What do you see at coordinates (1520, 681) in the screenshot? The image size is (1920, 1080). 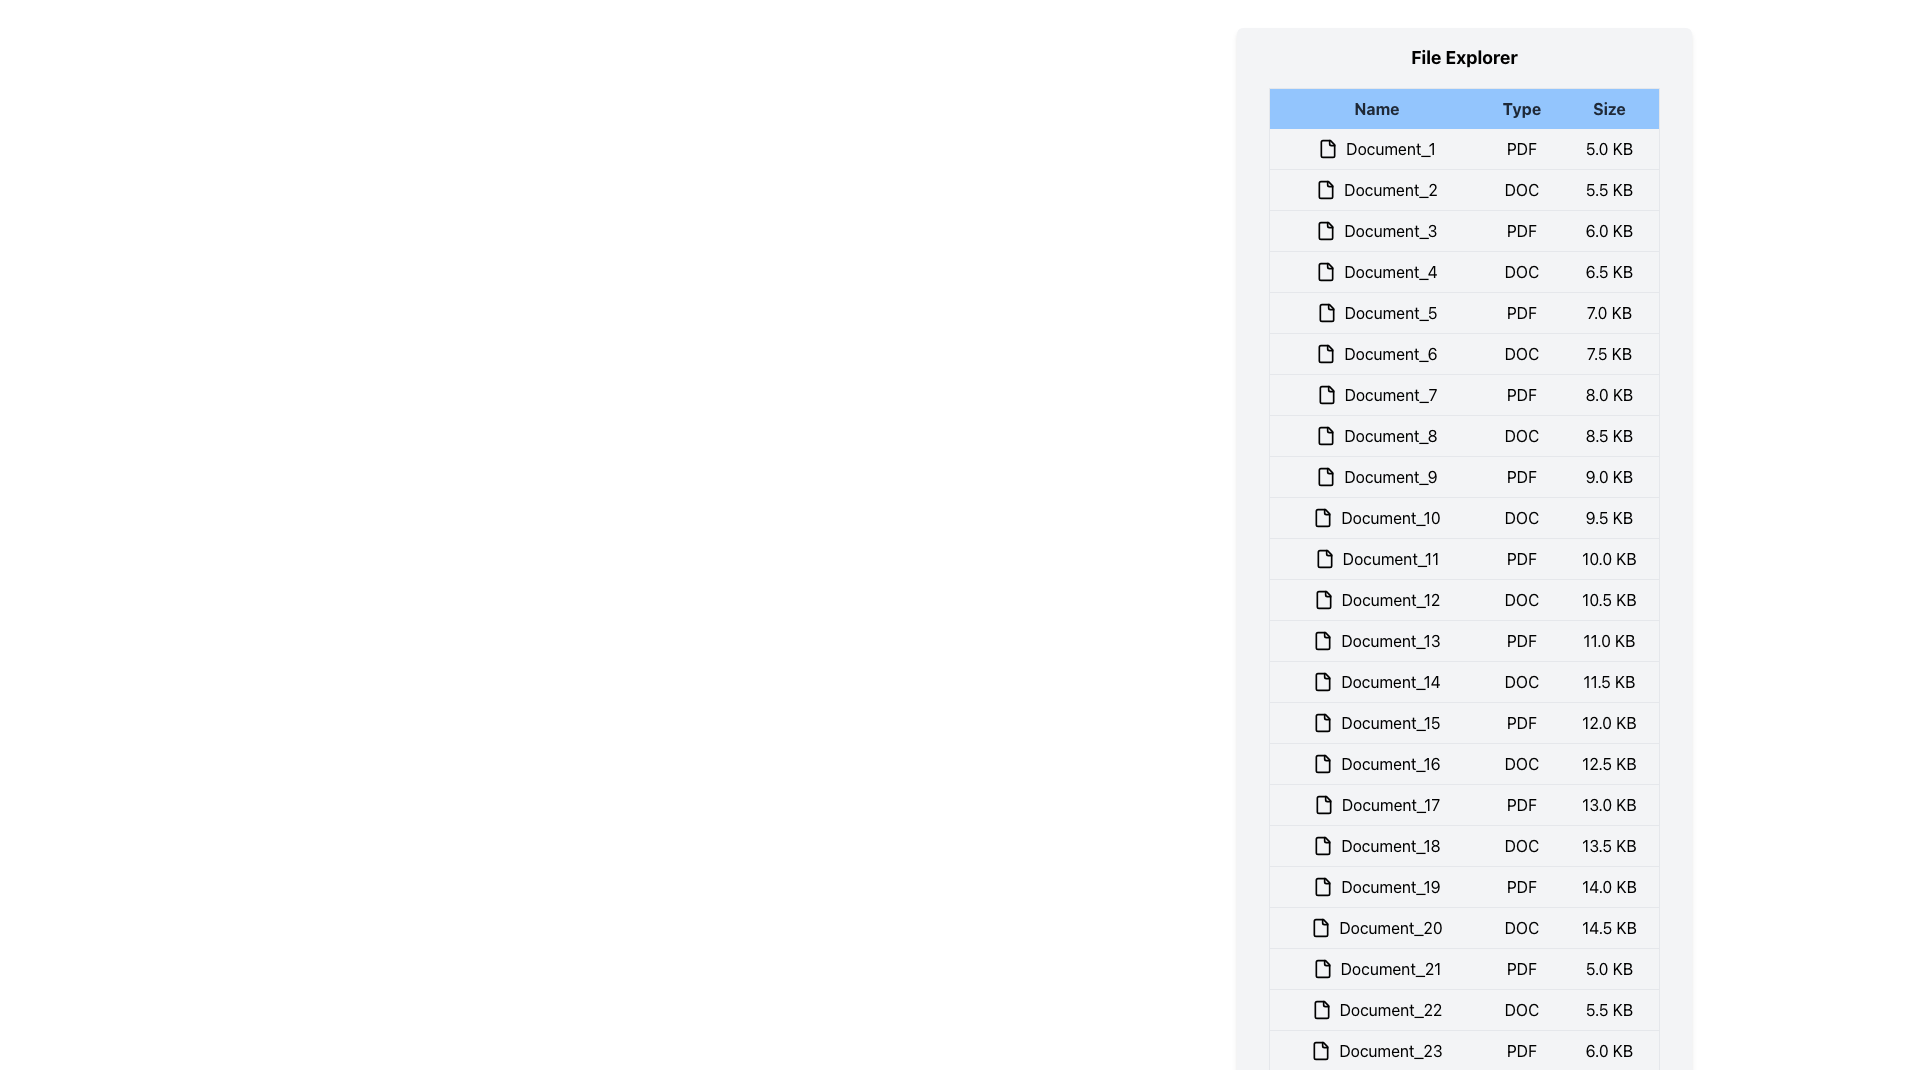 I see `the text label indicating the file type for 'Document_14', positioned between 'Document_14' and '11.5 KB'` at bounding box center [1520, 681].